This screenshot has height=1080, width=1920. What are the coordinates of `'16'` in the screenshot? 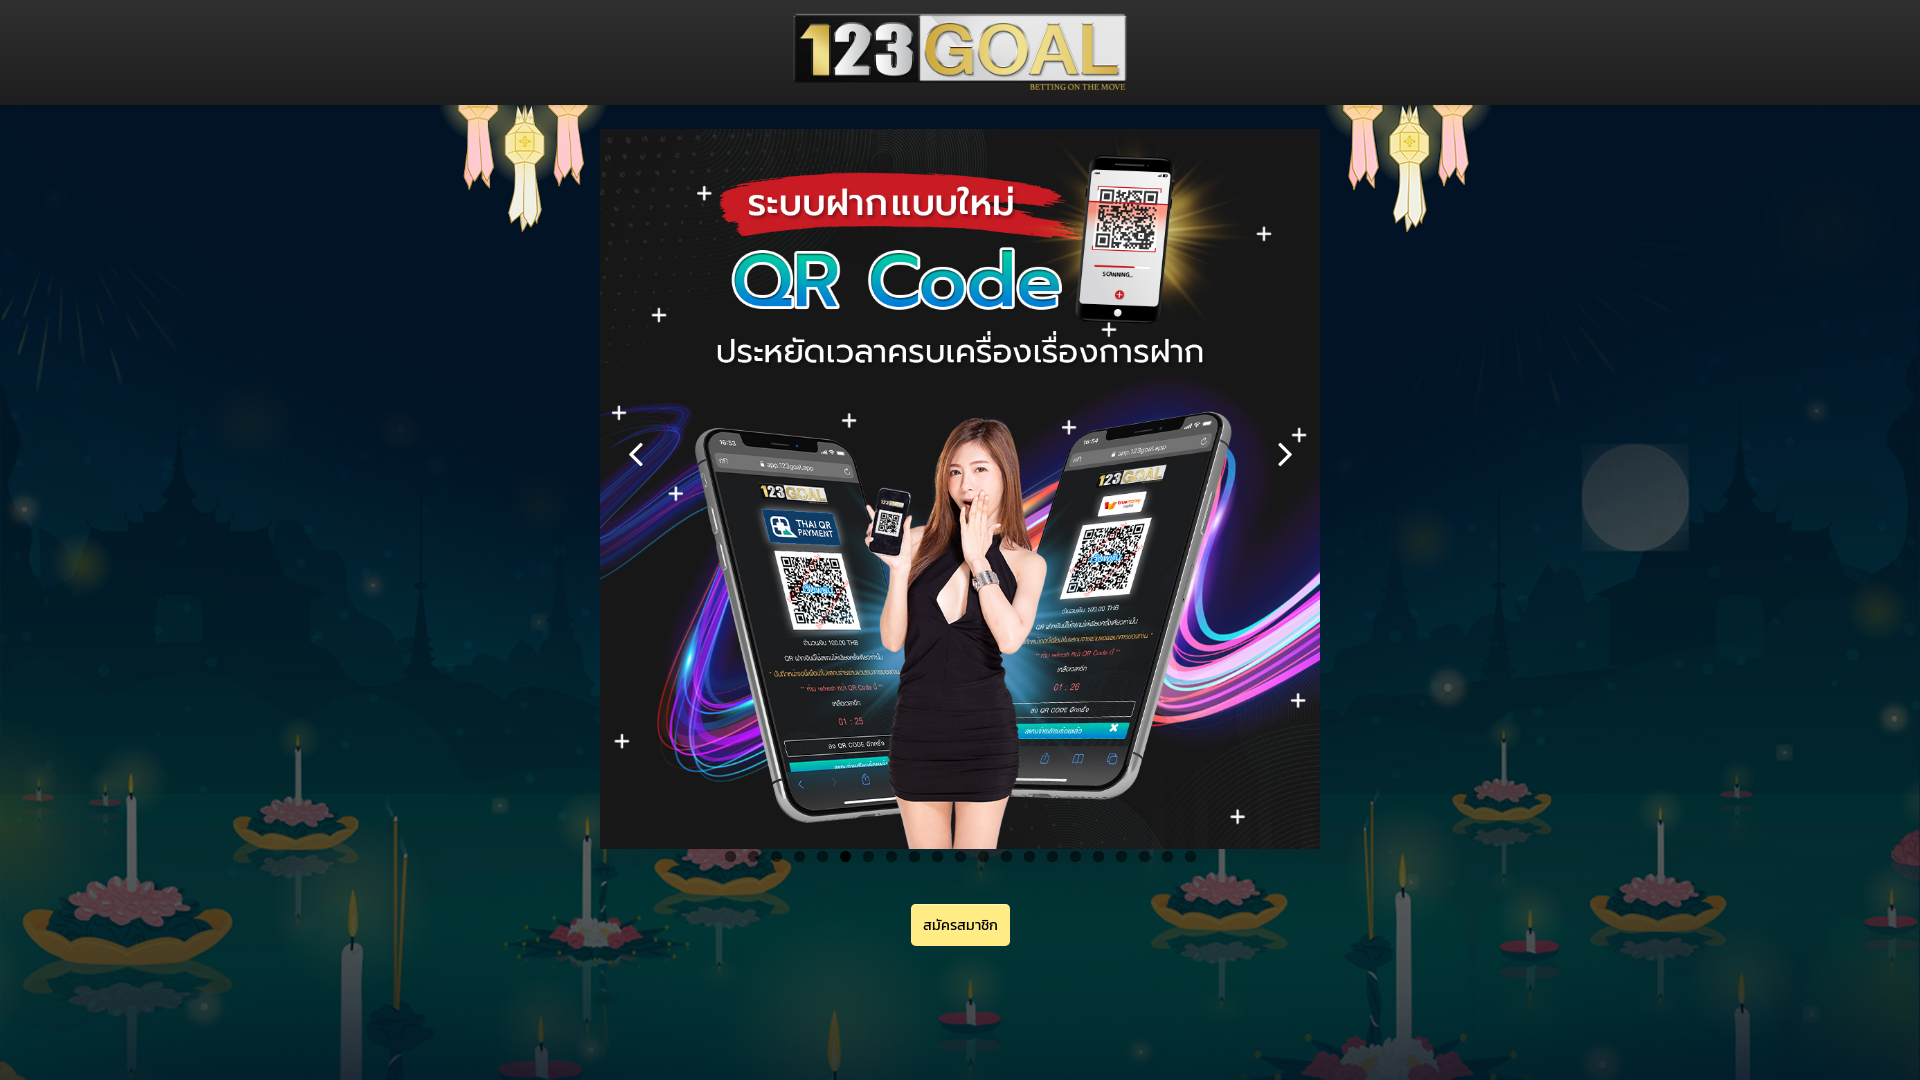 It's located at (1074, 855).